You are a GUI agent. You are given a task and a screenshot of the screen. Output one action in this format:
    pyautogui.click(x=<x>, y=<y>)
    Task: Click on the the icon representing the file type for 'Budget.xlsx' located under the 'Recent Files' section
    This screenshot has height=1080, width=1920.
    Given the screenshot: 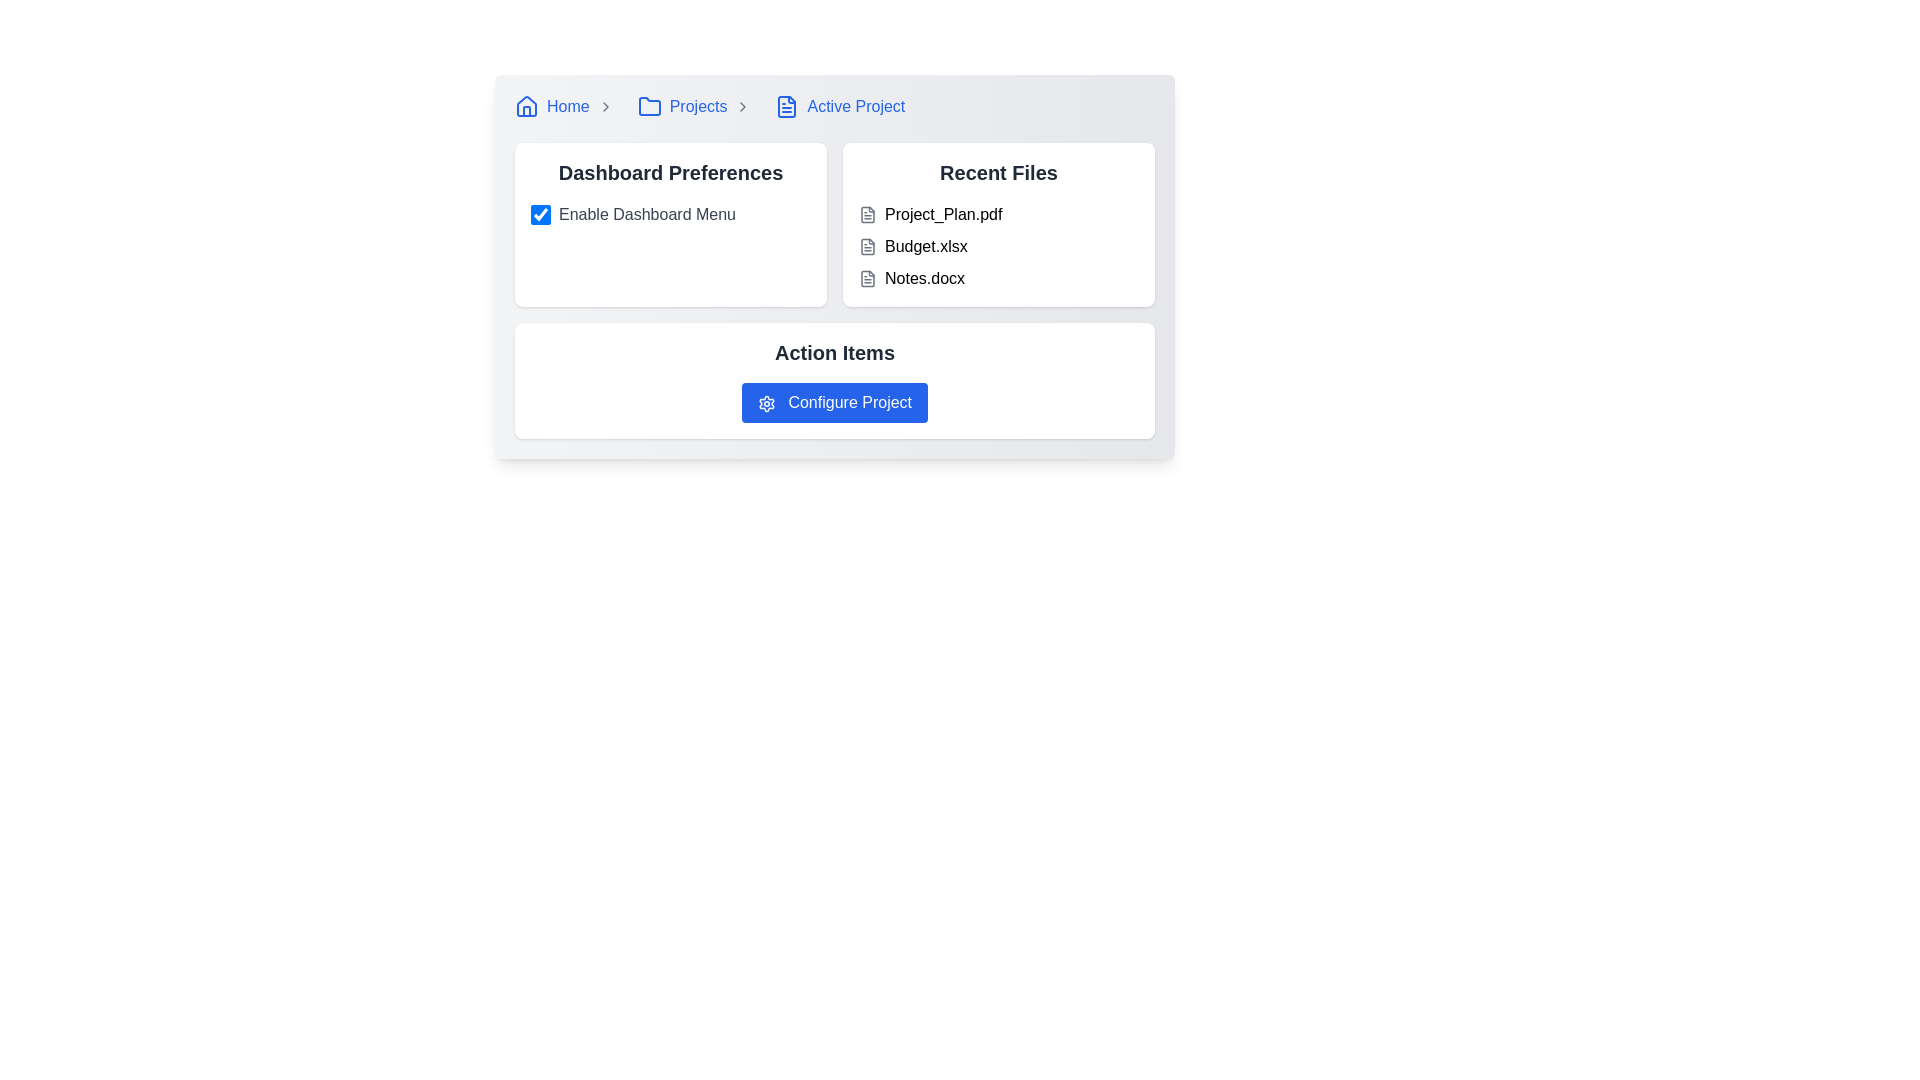 What is the action you would take?
    pyautogui.click(x=868, y=245)
    